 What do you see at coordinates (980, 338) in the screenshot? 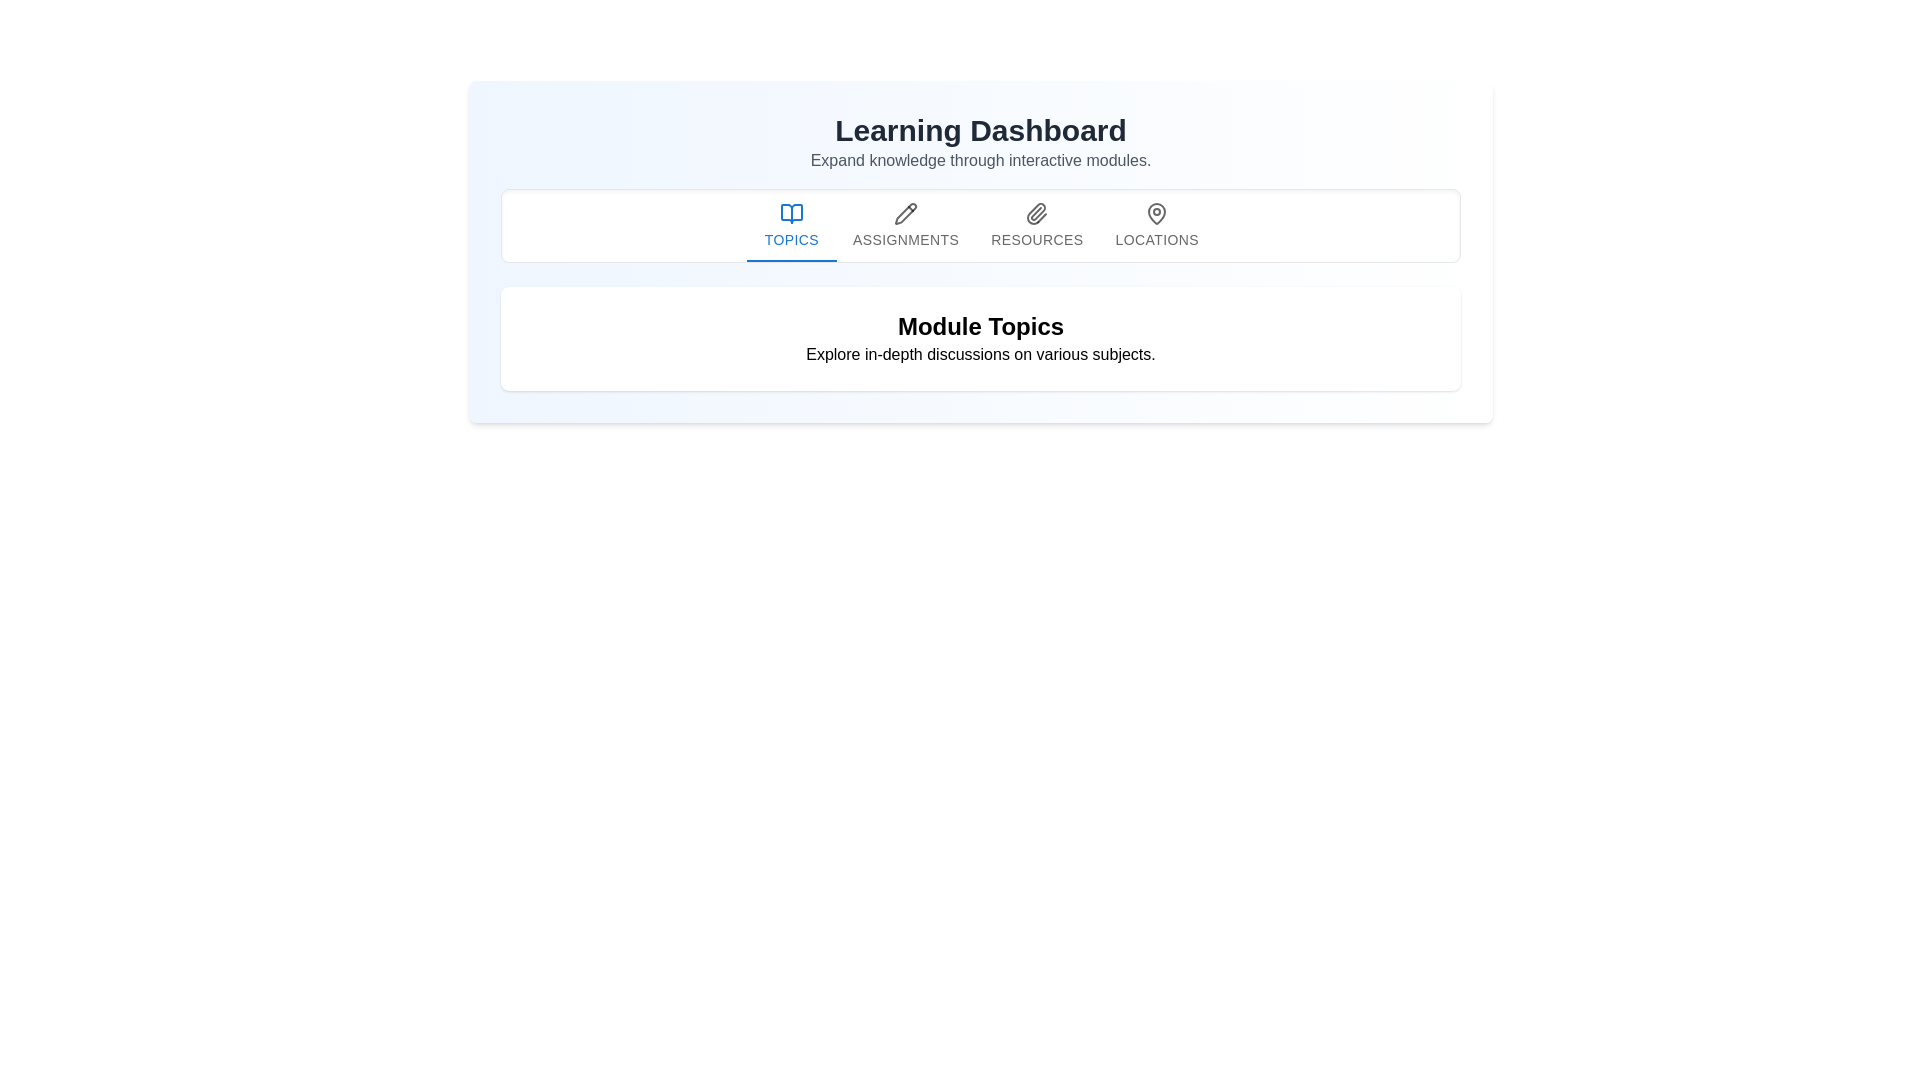
I see `the central Text block that serves as an introductory section for the 'Module Topics', providing a title and brief explanation, located below the 'Learning Dashboard' navigation bar` at bounding box center [980, 338].